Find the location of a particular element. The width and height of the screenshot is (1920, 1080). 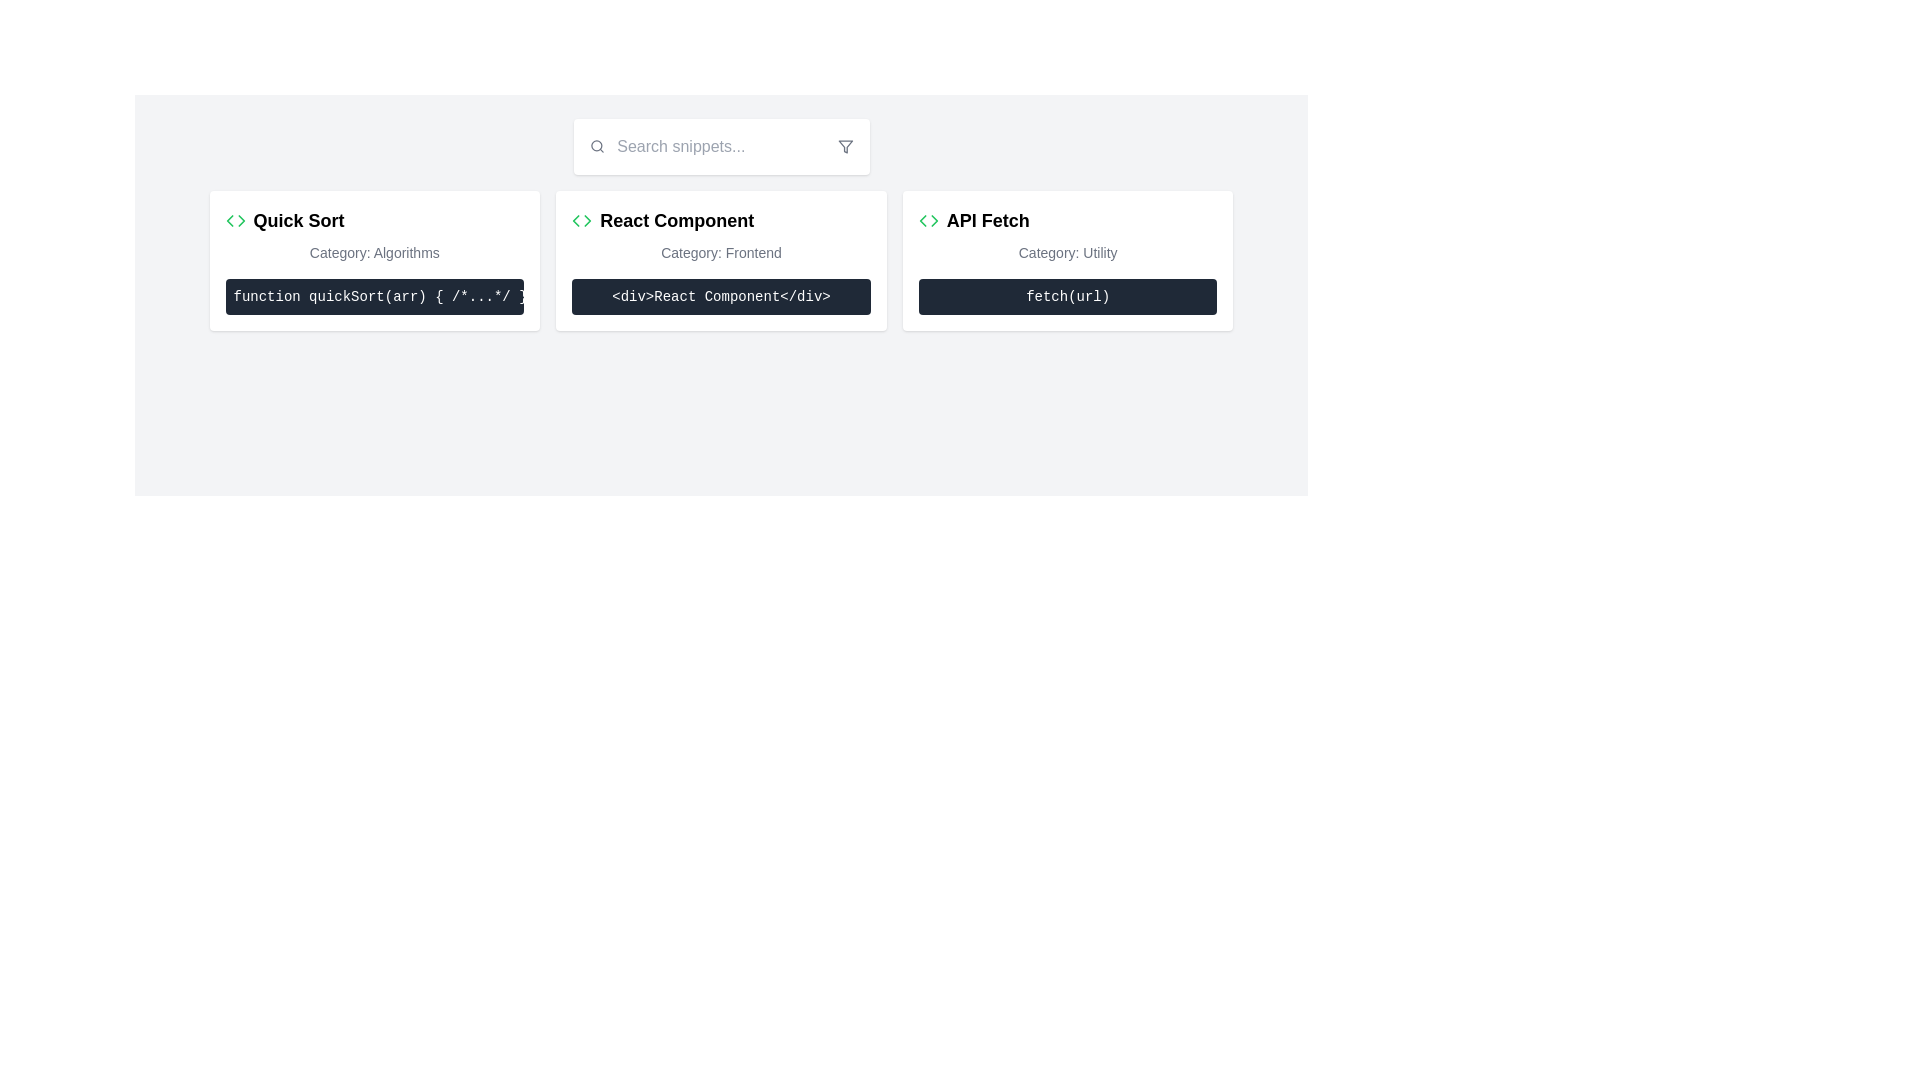

the filter icon located in the upper-right part of the interface, which is used for narrowing down displayed data or options based on specific criteria is located at coordinates (845, 145).